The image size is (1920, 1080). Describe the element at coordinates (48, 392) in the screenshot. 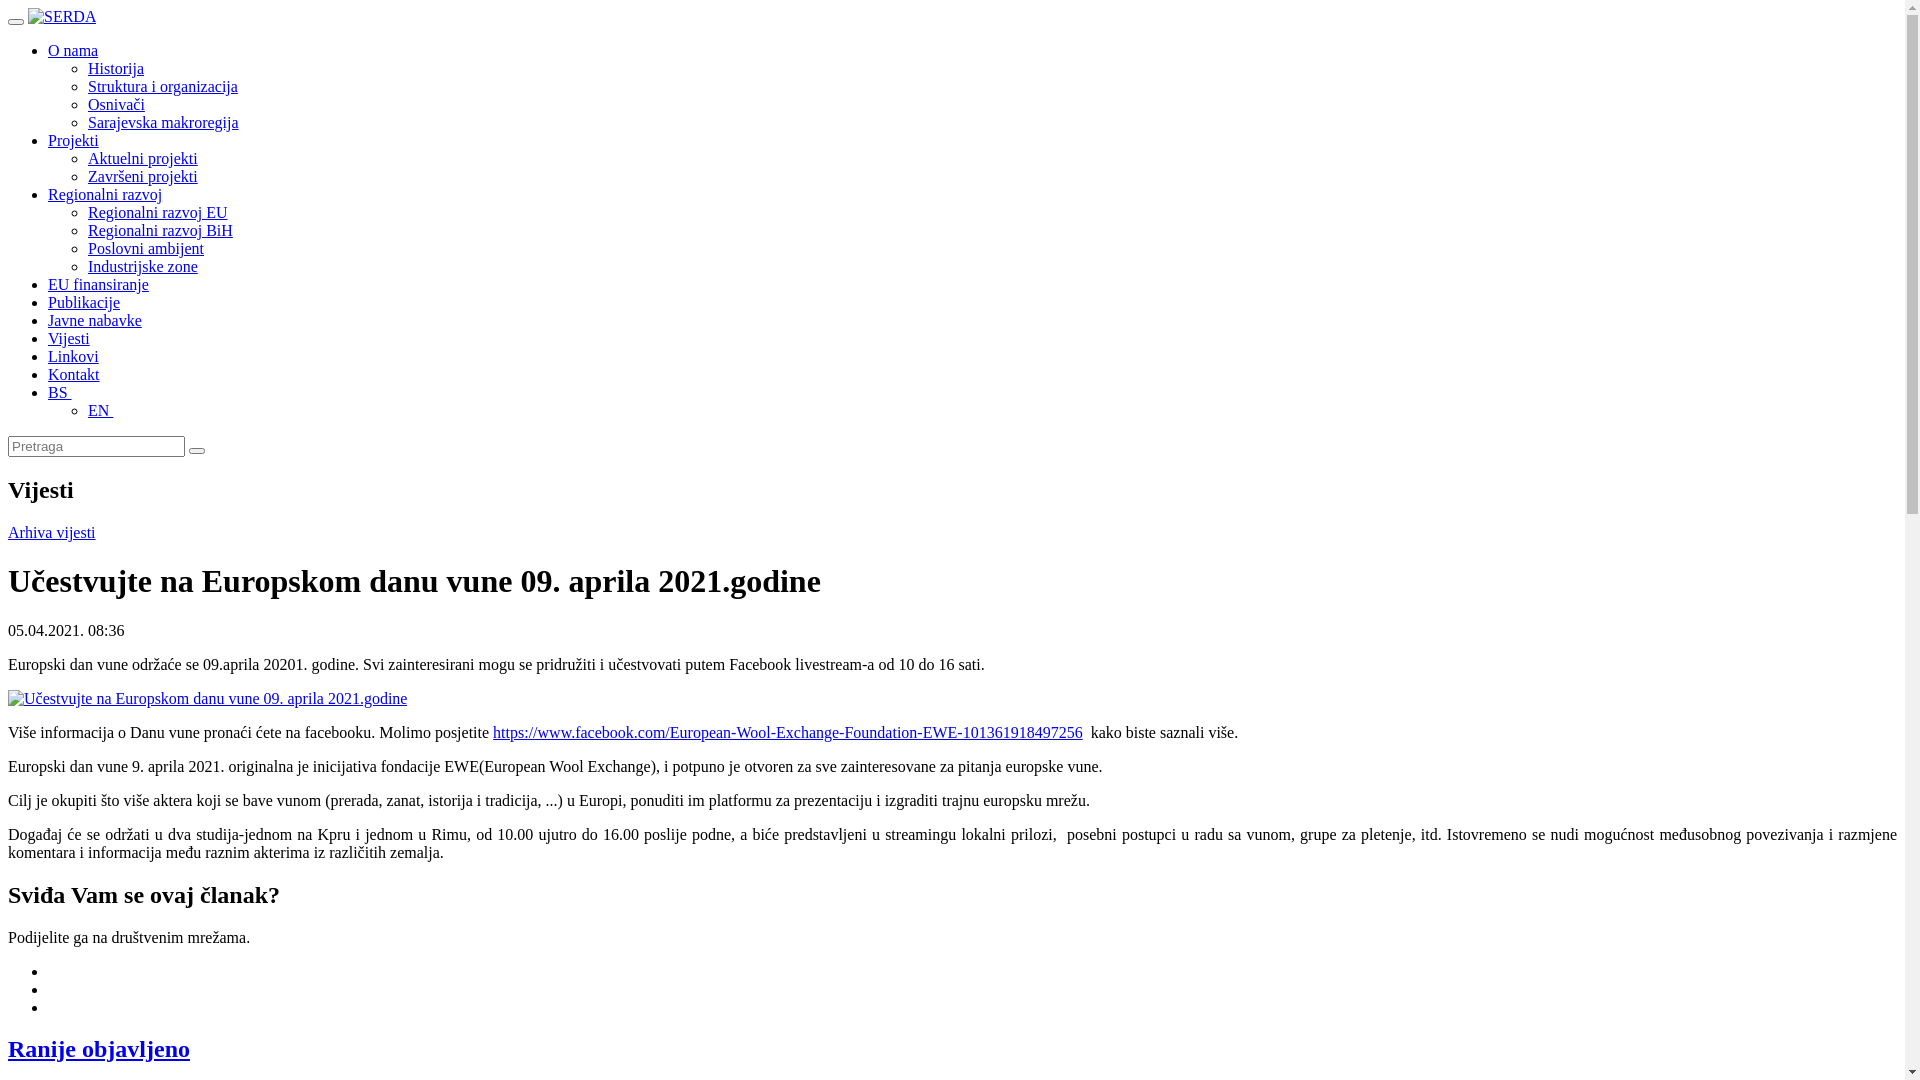

I see `'BS'` at that location.